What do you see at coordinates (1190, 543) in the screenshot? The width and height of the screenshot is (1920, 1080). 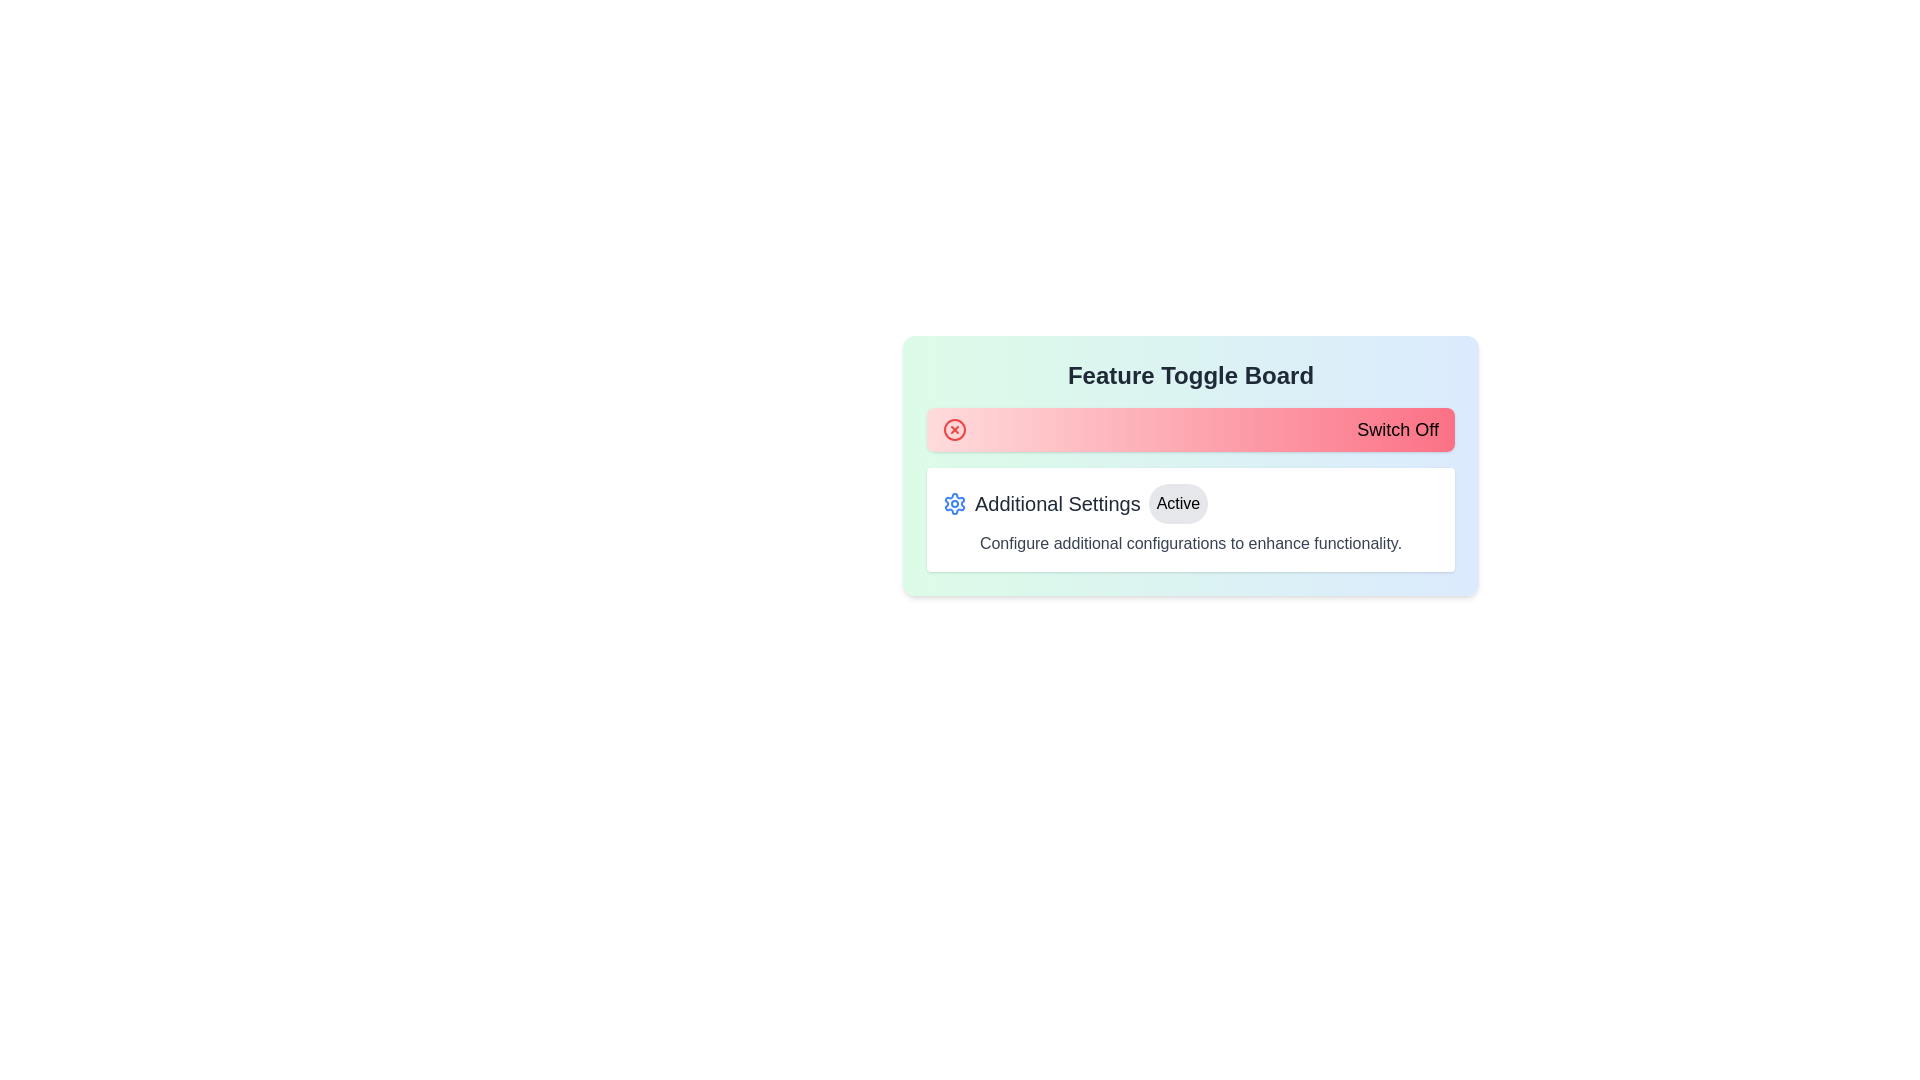 I see `the text element that reads 'Configure additional configurations to enhance functionality.' which is styled in gray and located below the 'Additional Settings' title` at bounding box center [1190, 543].